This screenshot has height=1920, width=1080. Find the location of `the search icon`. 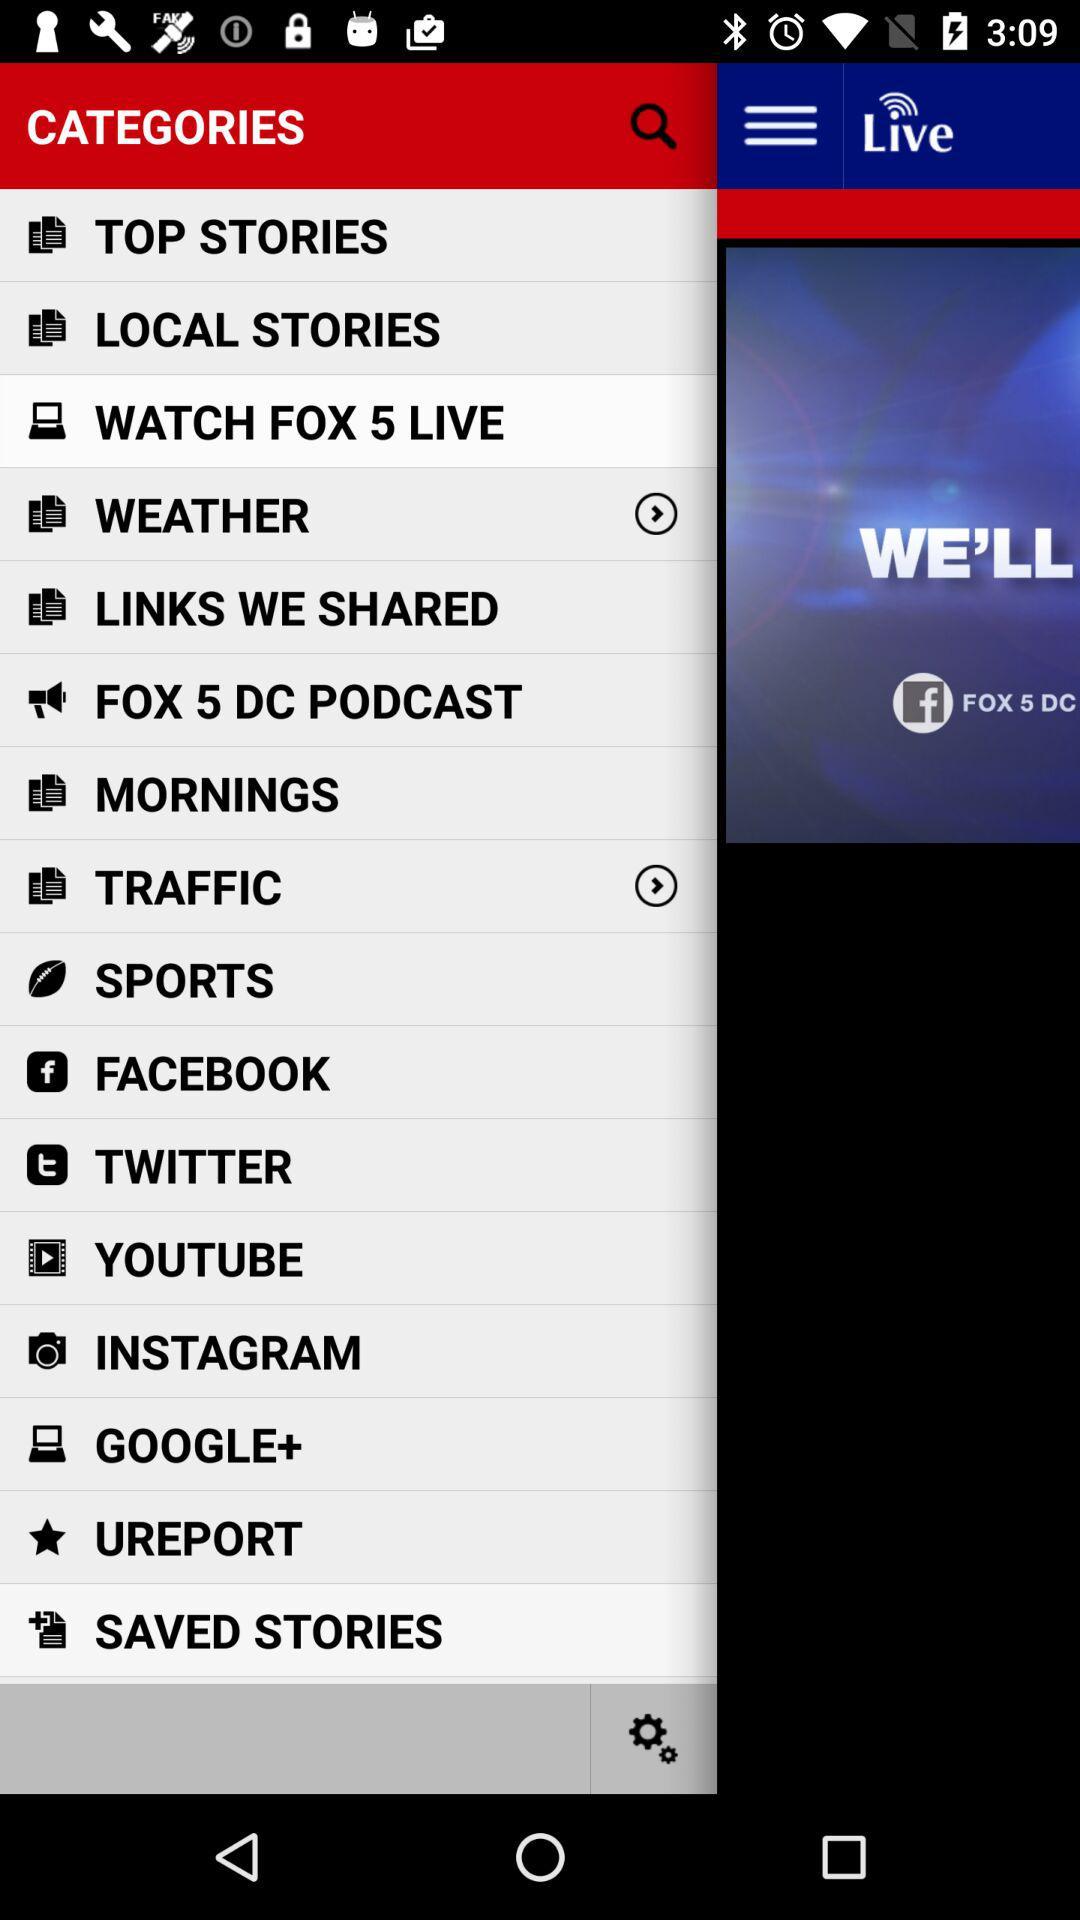

the search icon is located at coordinates (654, 124).